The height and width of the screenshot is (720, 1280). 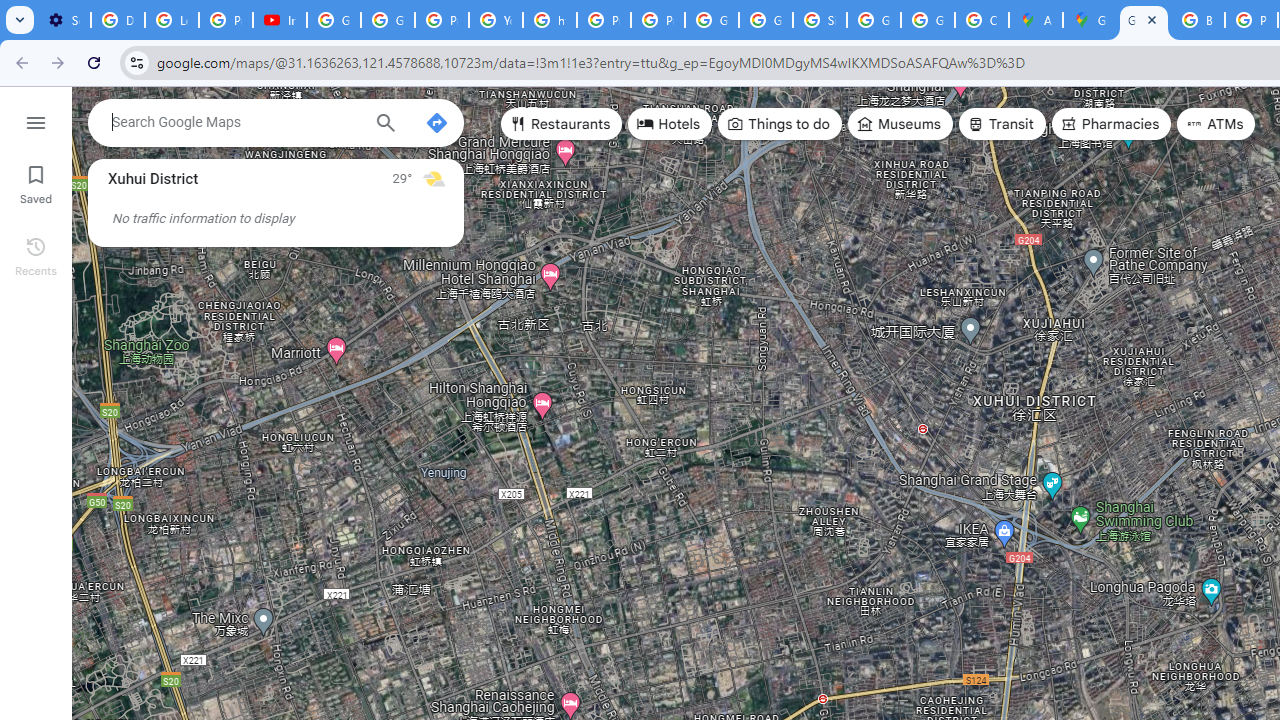 What do you see at coordinates (116, 20) in the screenshot?
I see `'Delete photos & videos - Computer - Google Photos Help'` at bounding box center [116, 20].